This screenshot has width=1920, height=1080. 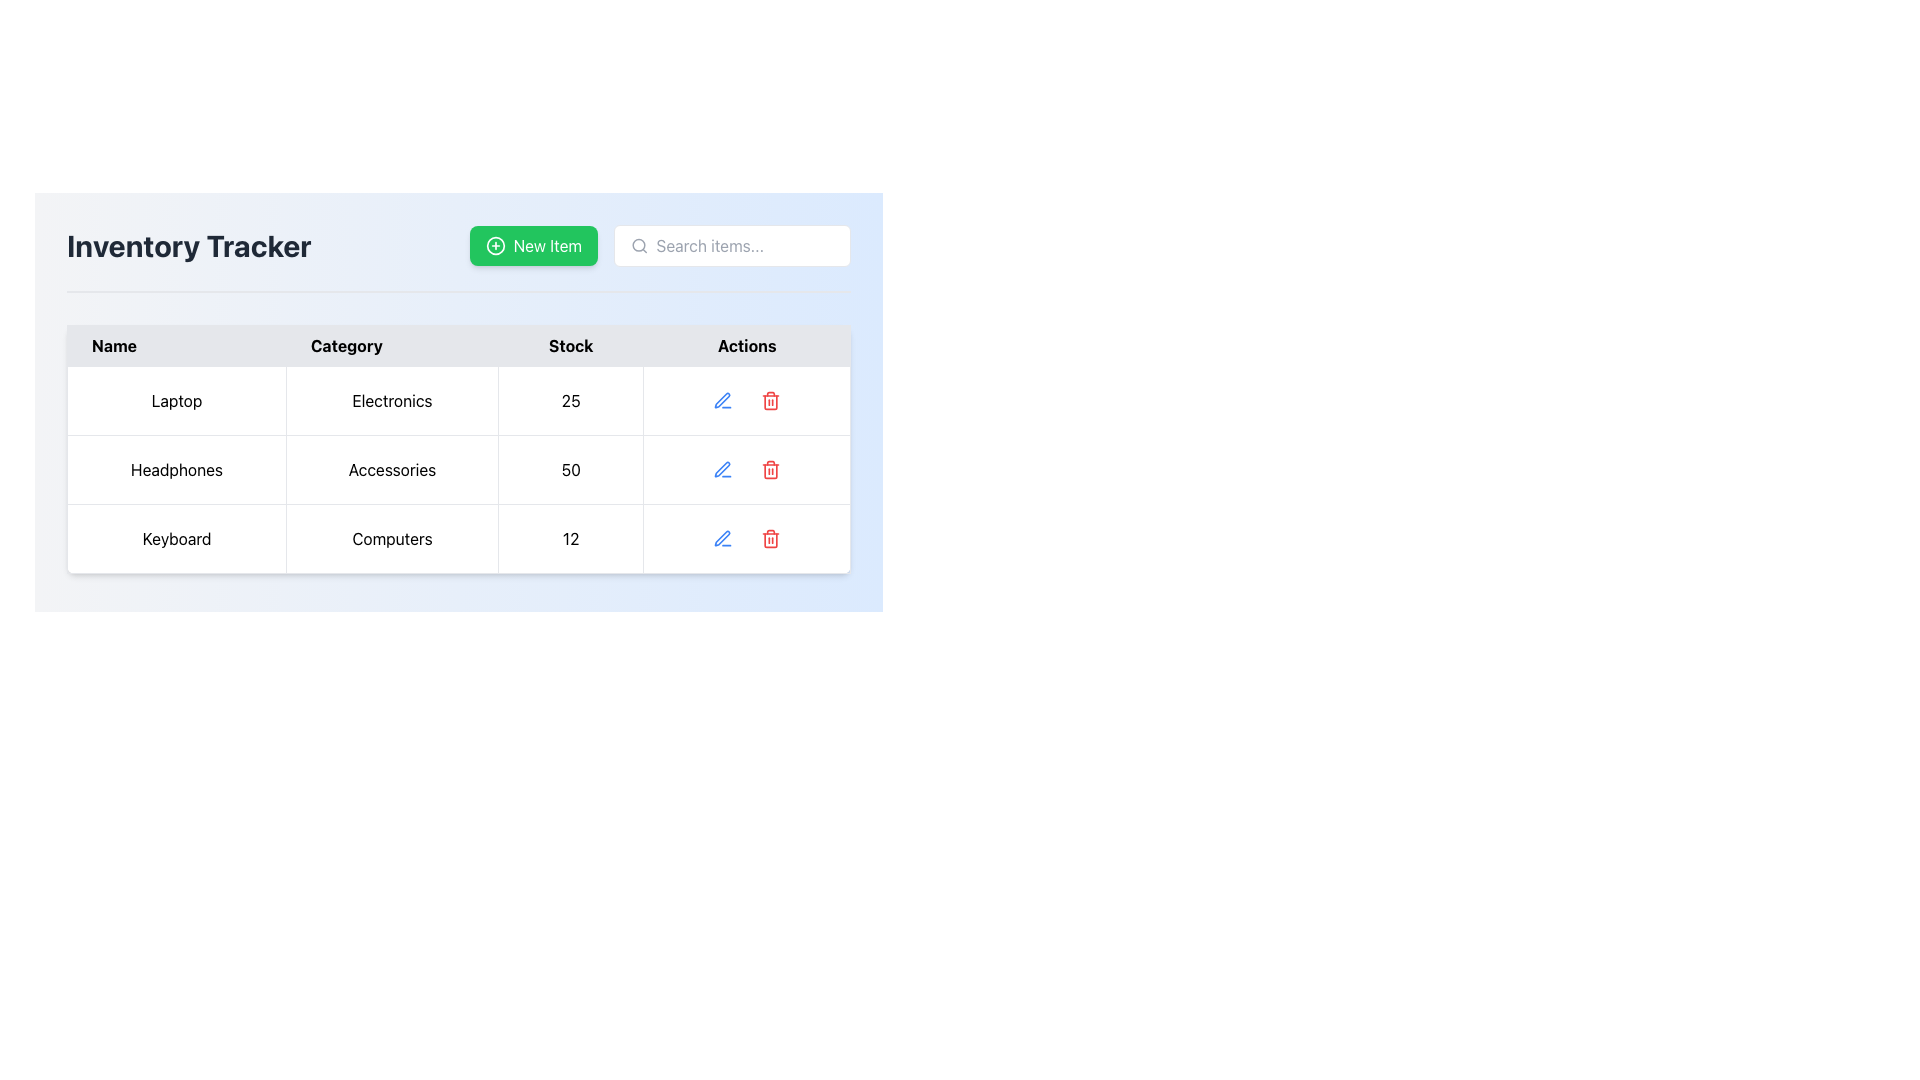 What do you see at coordinates (392, 401) in the screenshot?
I see `text content of the text label 'Electronics' located in the second column of the first row of the table` at bounding box center [392, 401].